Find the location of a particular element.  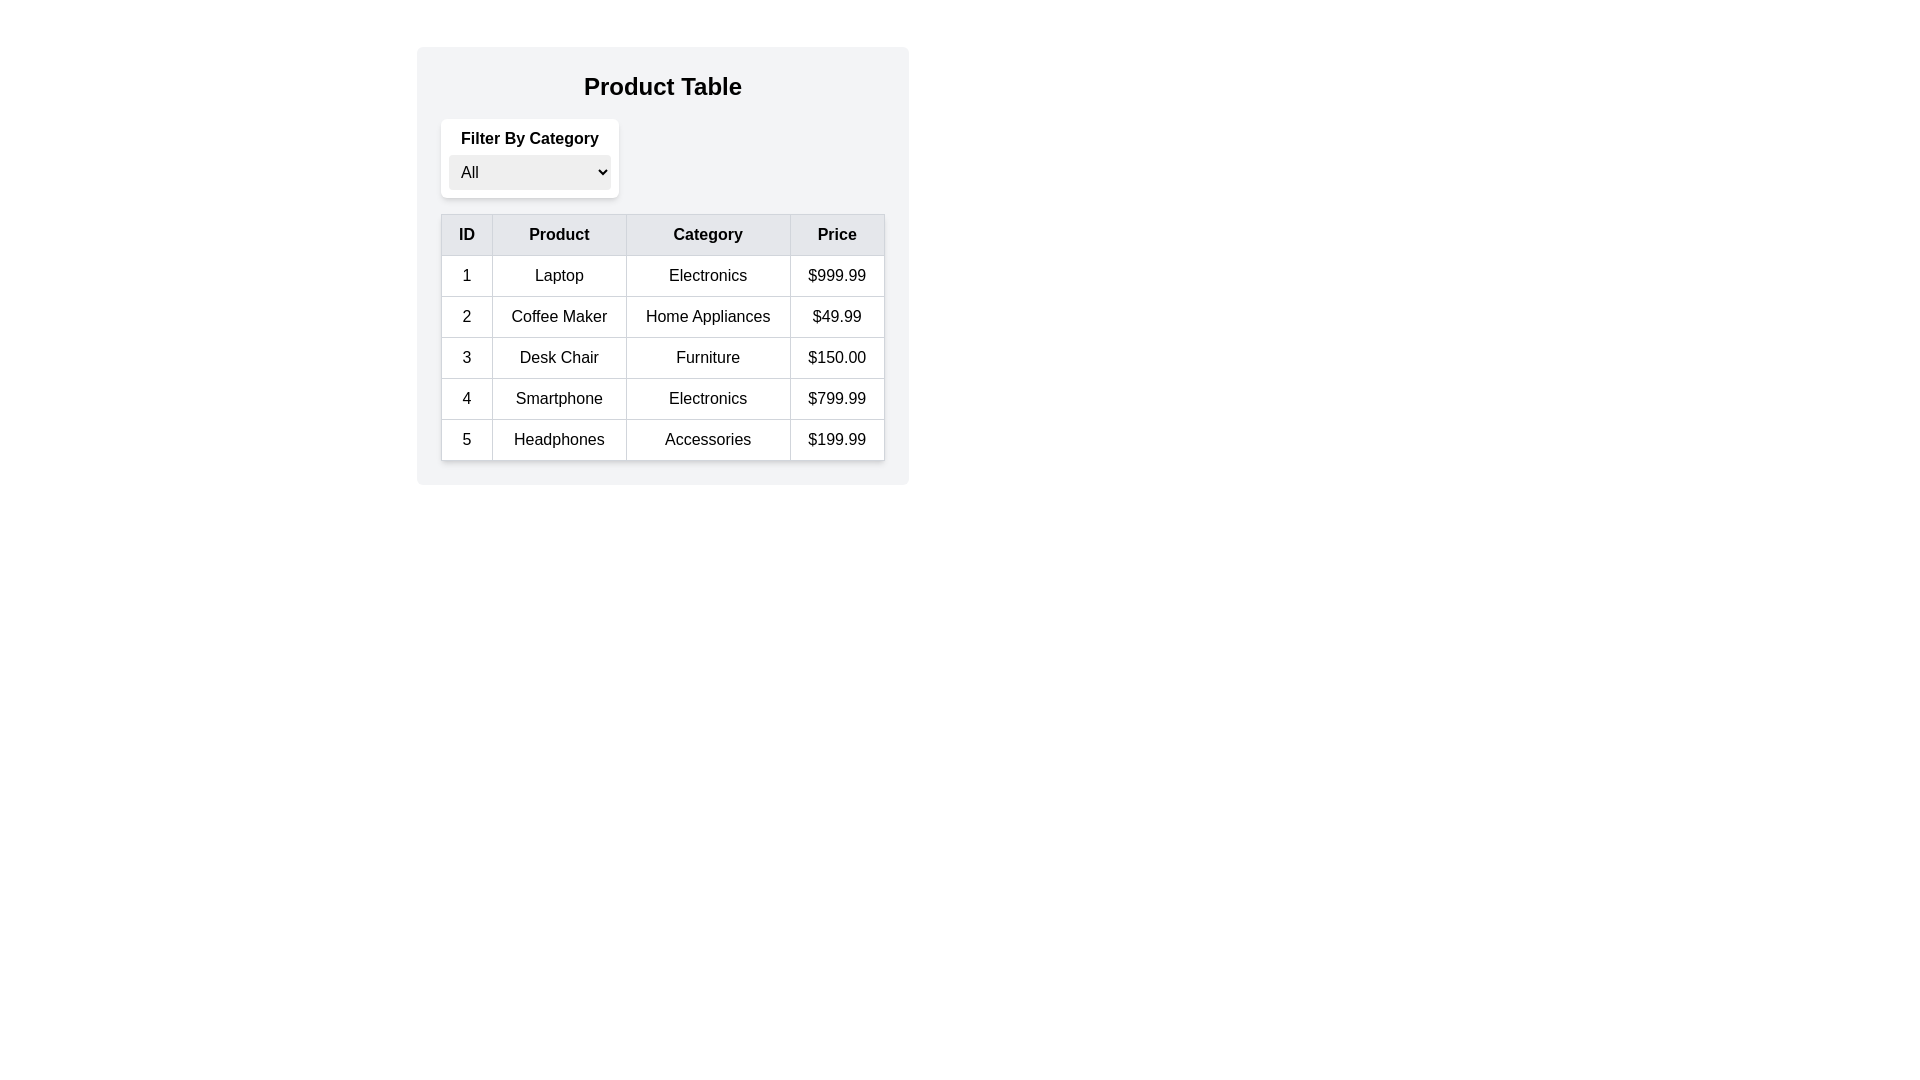

detailed information presented in the second row of the 'Product Table' containing the product 'Coffee Maker' is located at coordinates (662, 315).